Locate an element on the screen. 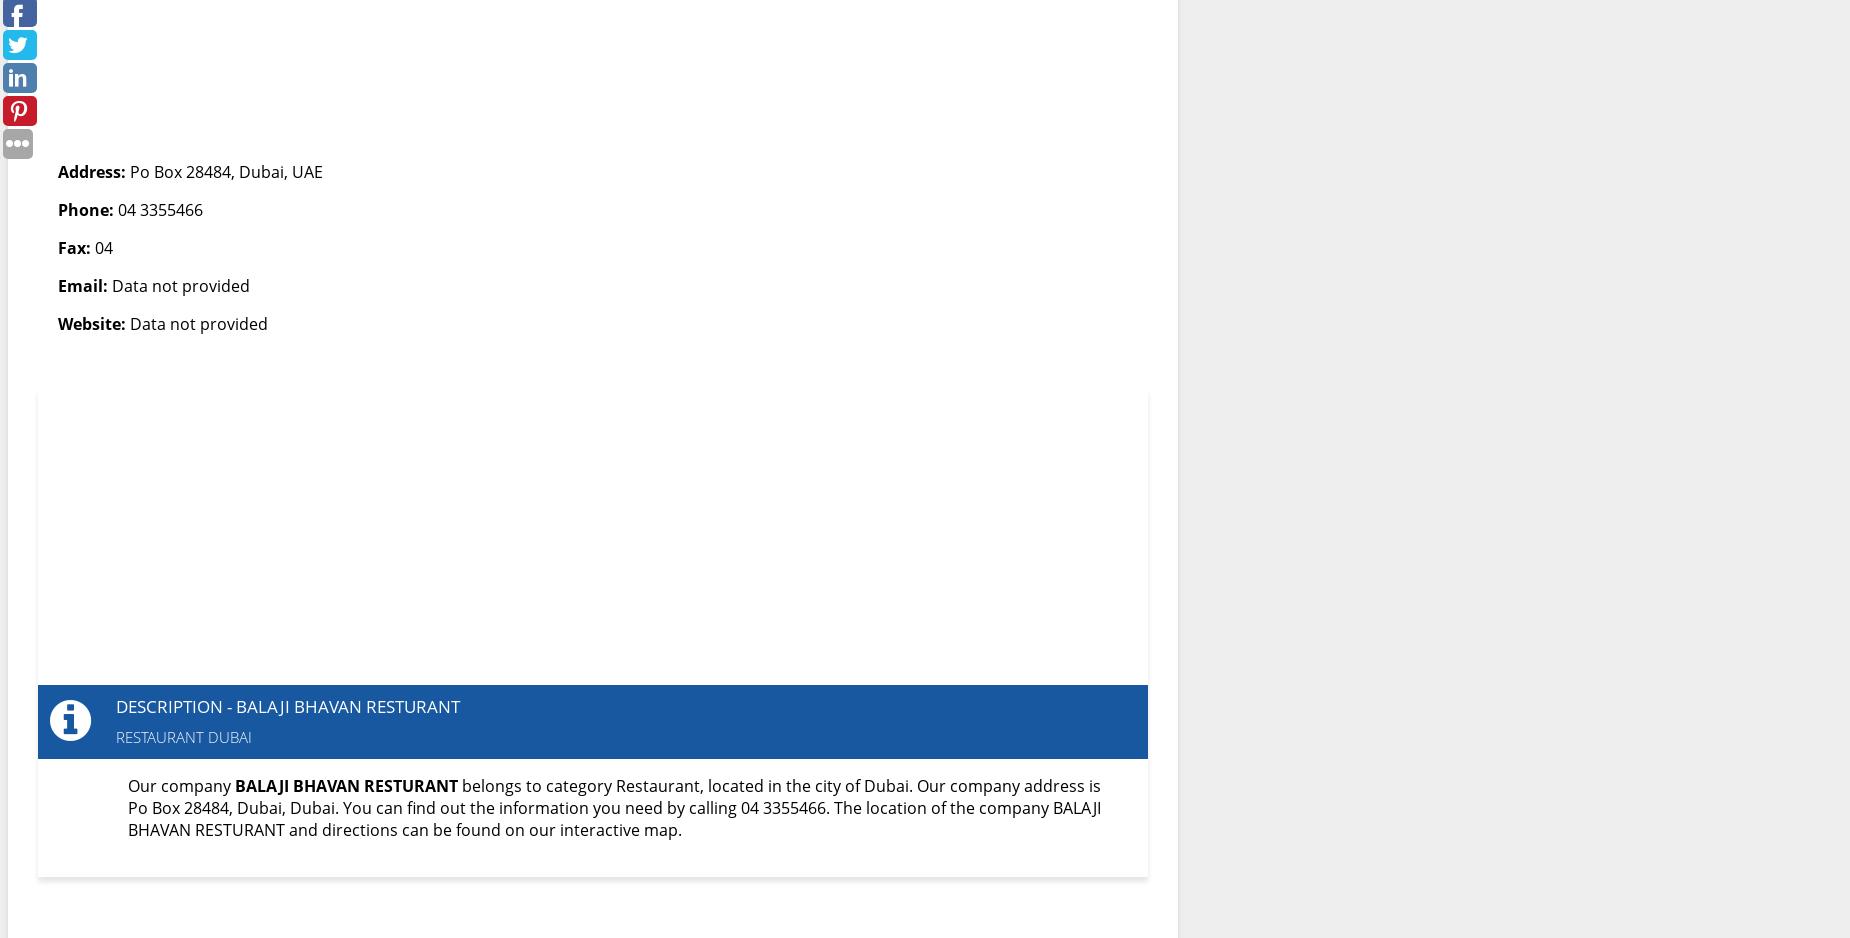 Image resolution: width=1850 pixels, height=938 pixels. 'Phone:' is located at coordinates (85, 210).